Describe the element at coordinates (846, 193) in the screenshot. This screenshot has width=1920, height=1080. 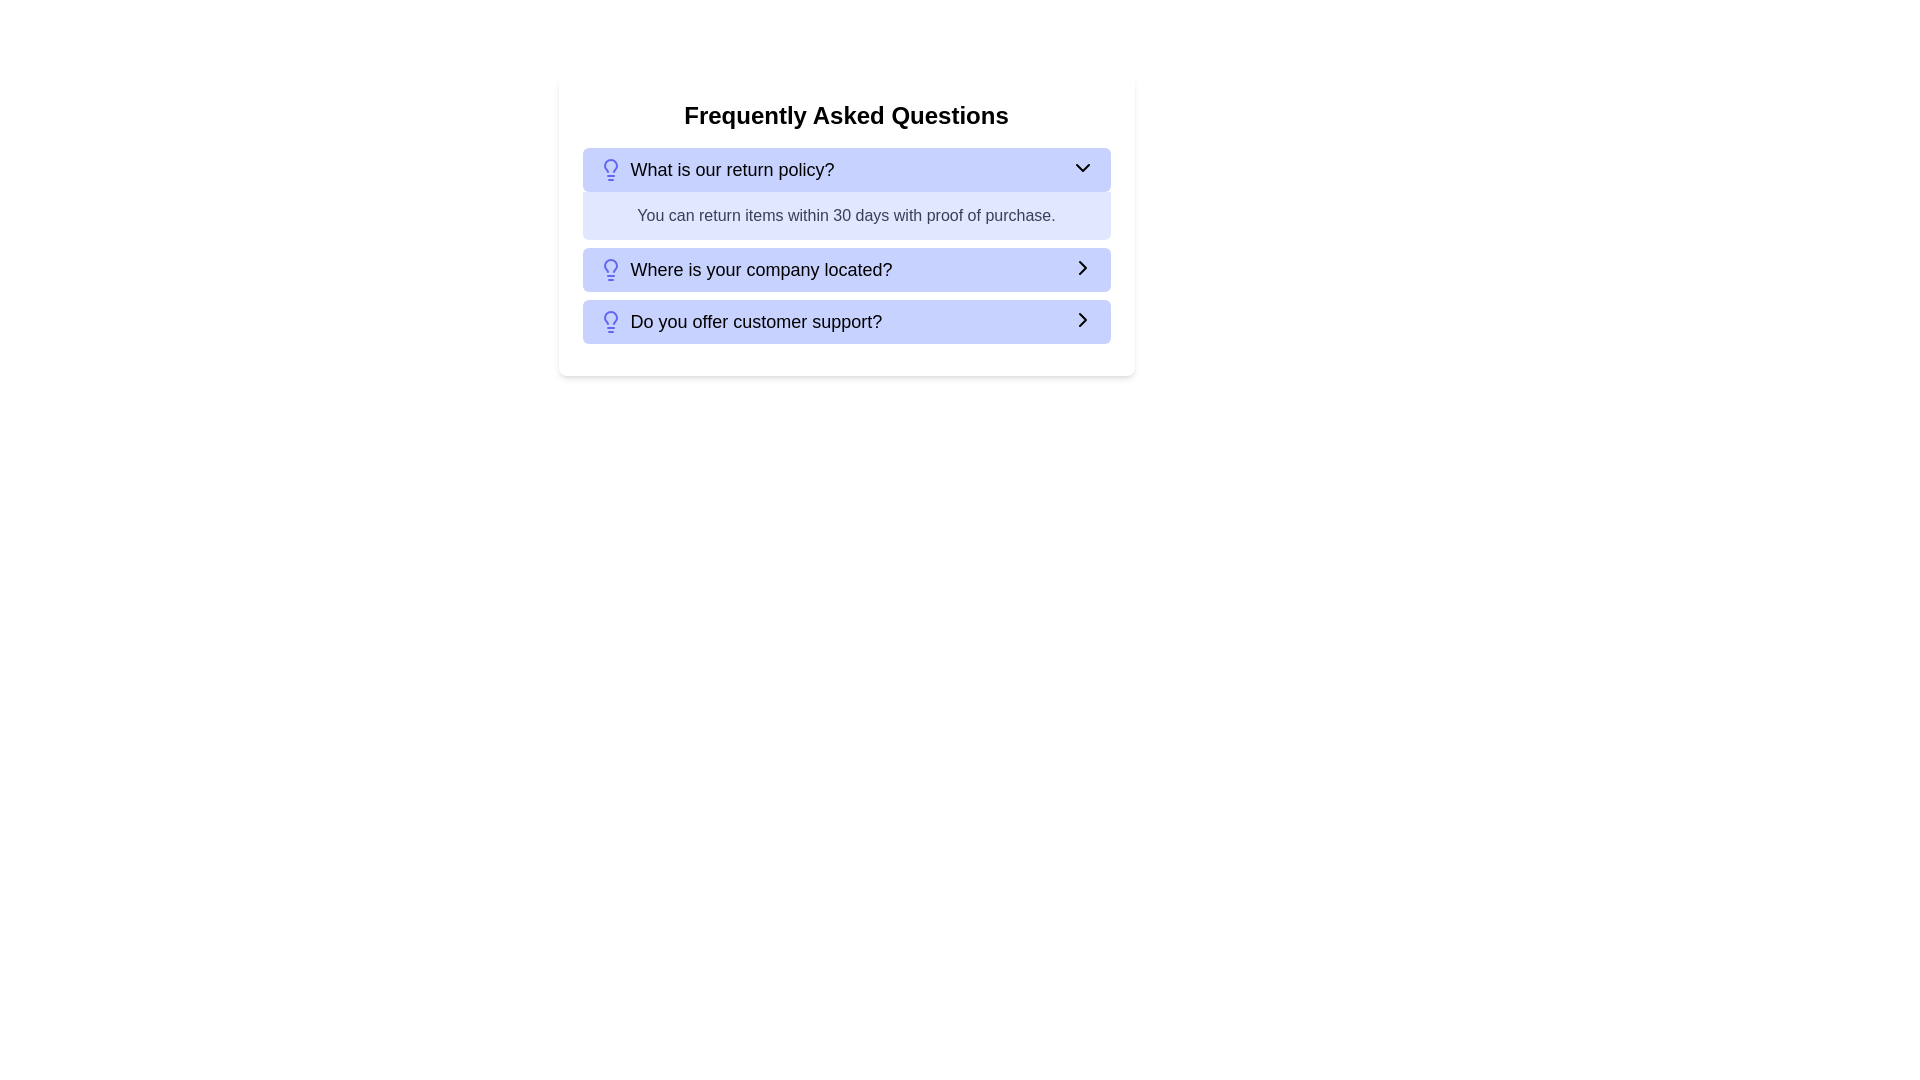
I see `details about the return policy by clicking on the collapsible FAQ item titled 'What is our return policy?', which is the first item in the FAQ section` at that location.